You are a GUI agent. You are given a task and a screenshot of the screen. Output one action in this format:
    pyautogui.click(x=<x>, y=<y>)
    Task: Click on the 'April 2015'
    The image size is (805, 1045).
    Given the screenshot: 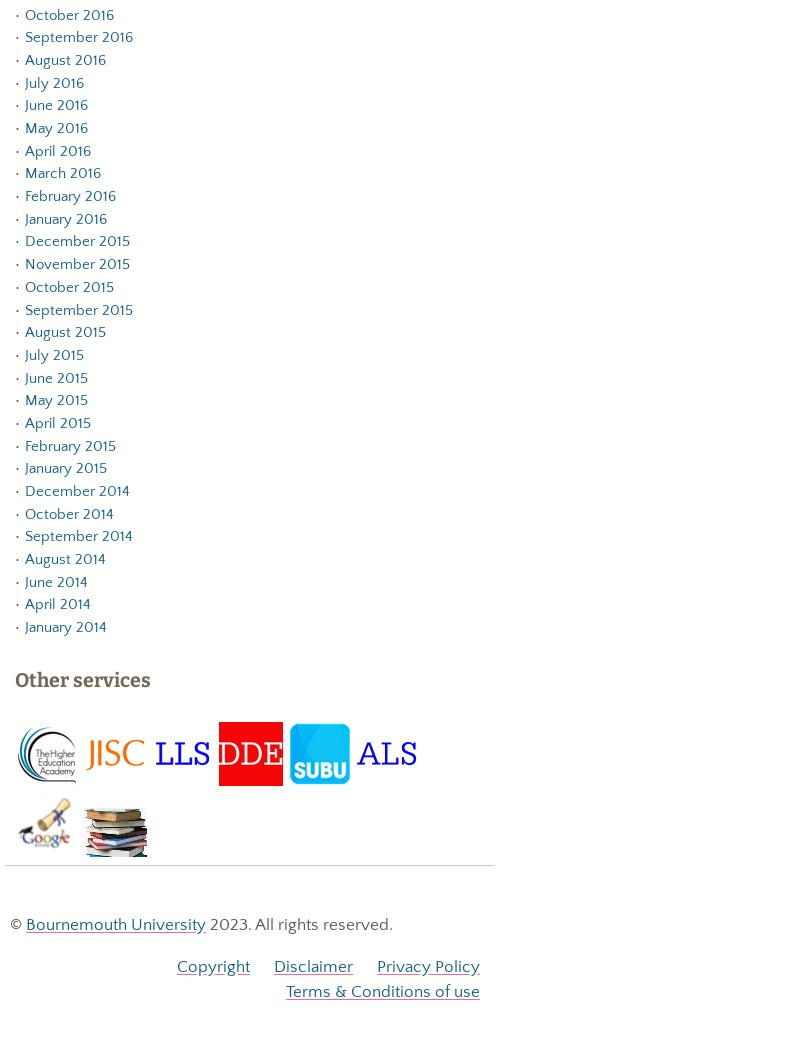 What is the action you would take?
    pyautogui.click(x=57, y=422)
    